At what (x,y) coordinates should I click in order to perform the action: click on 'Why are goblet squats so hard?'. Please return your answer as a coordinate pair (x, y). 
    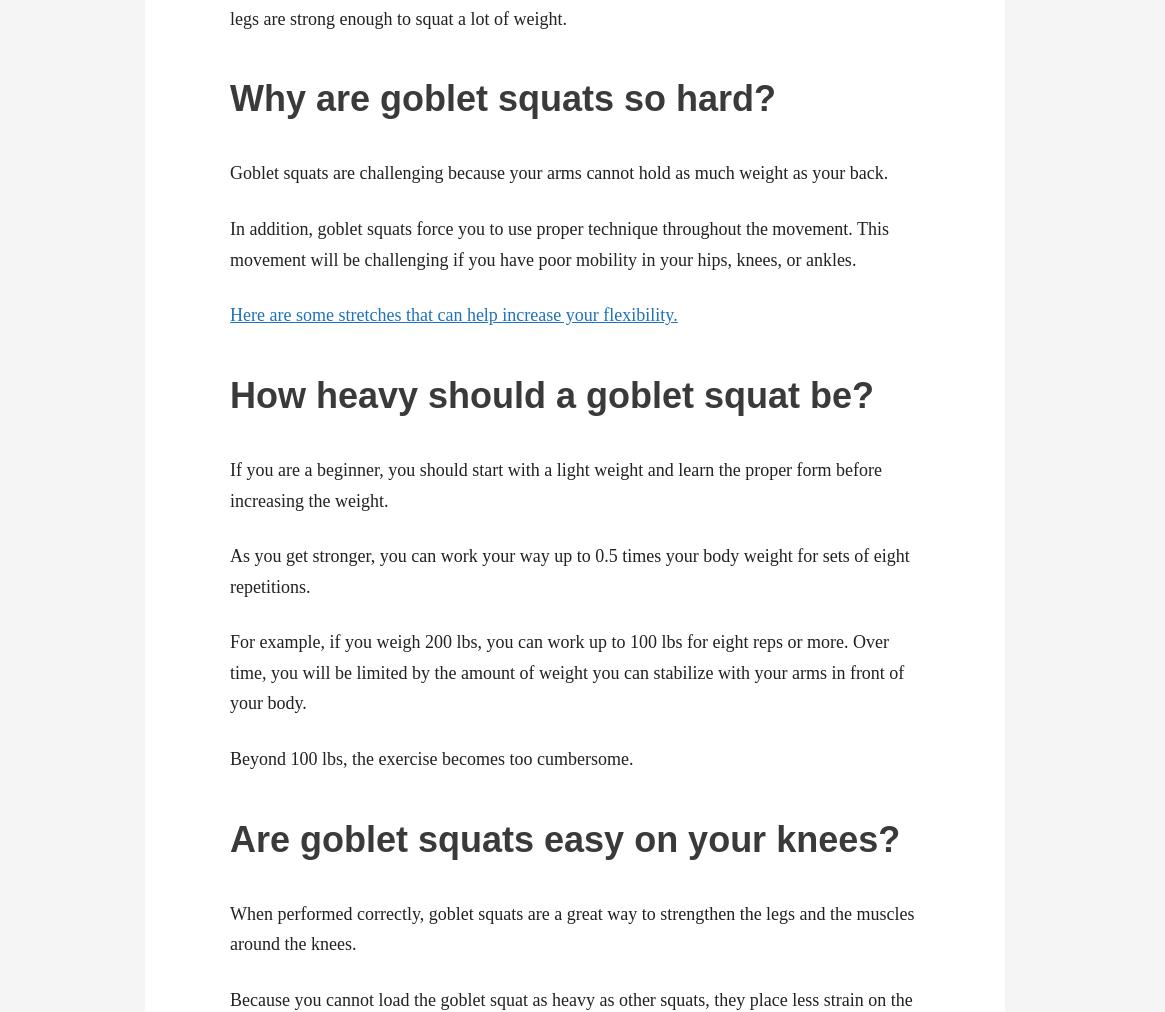
    Looking at the image, I should click on (502, 97).